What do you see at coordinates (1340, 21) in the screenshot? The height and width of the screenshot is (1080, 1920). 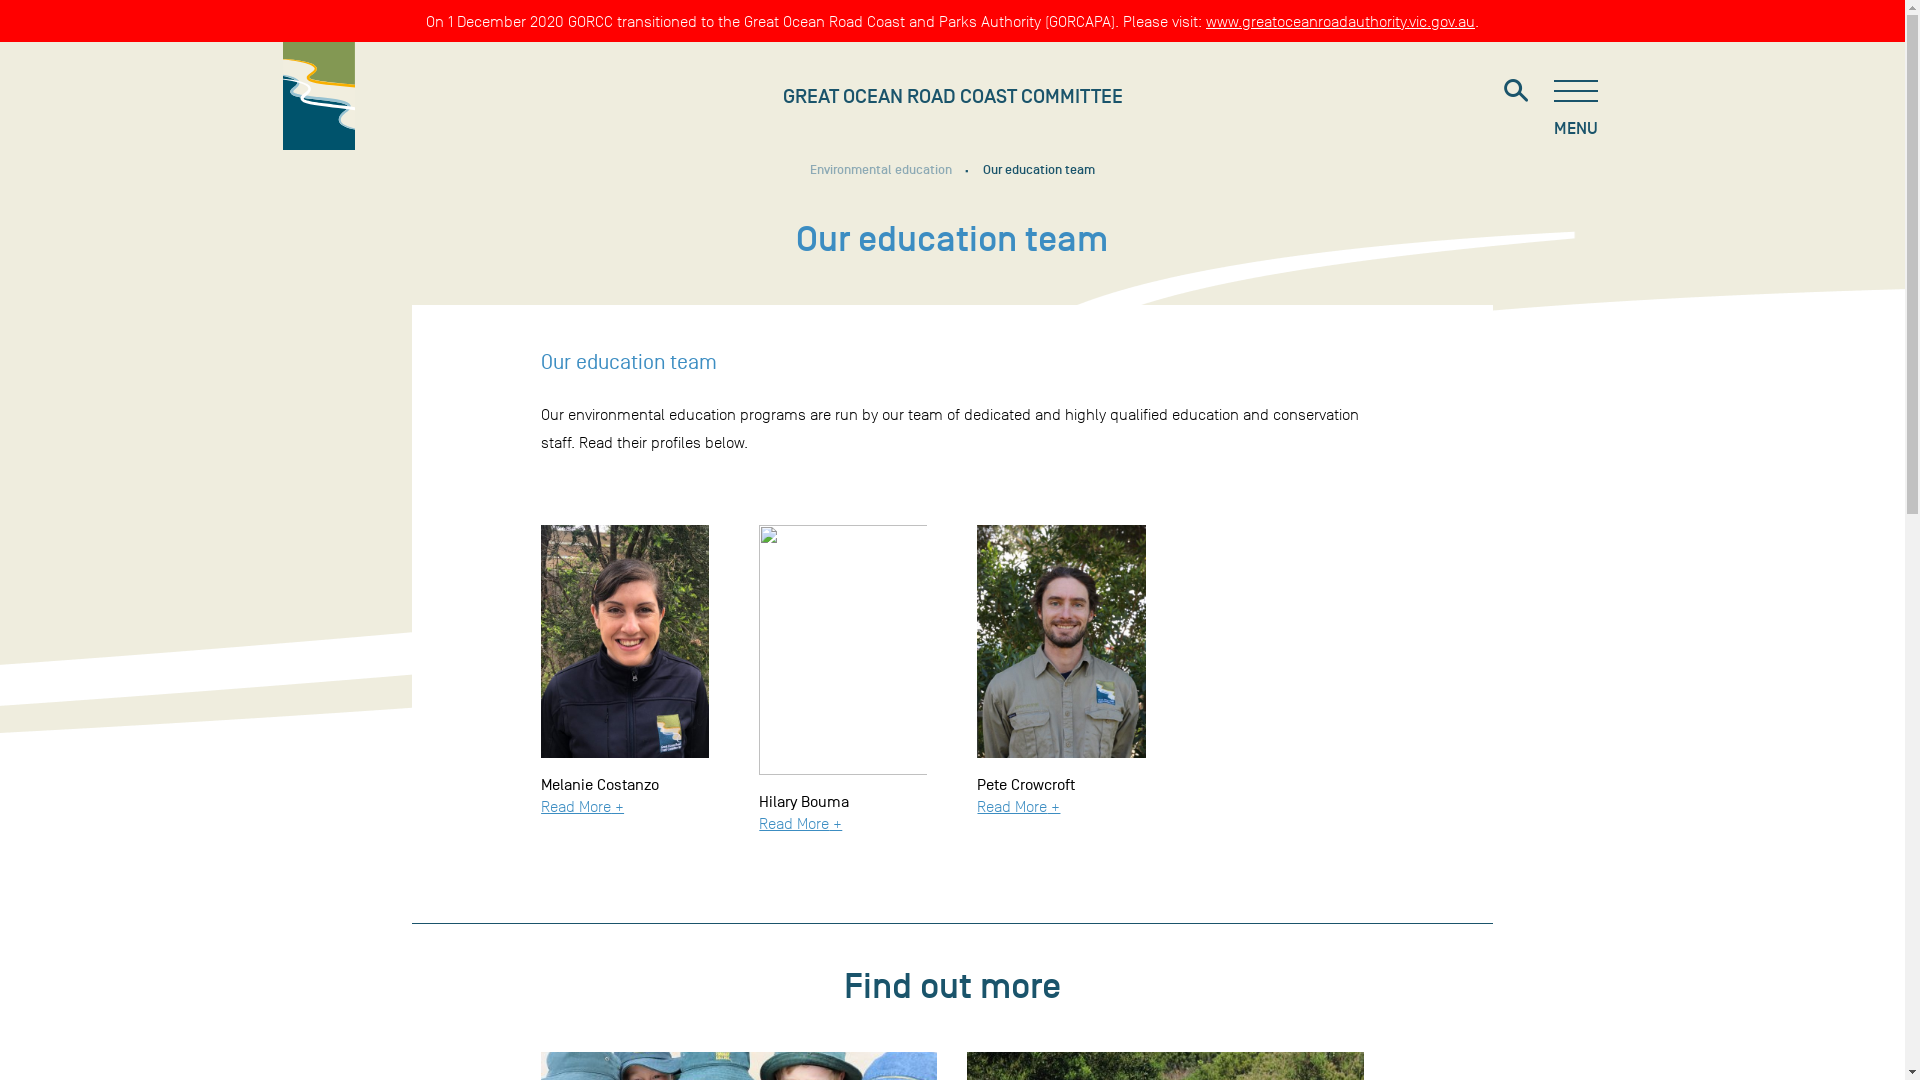 I see `'www.greatoceanroadauthority.vic.gov.au'` at bounding box center [1340, 21].